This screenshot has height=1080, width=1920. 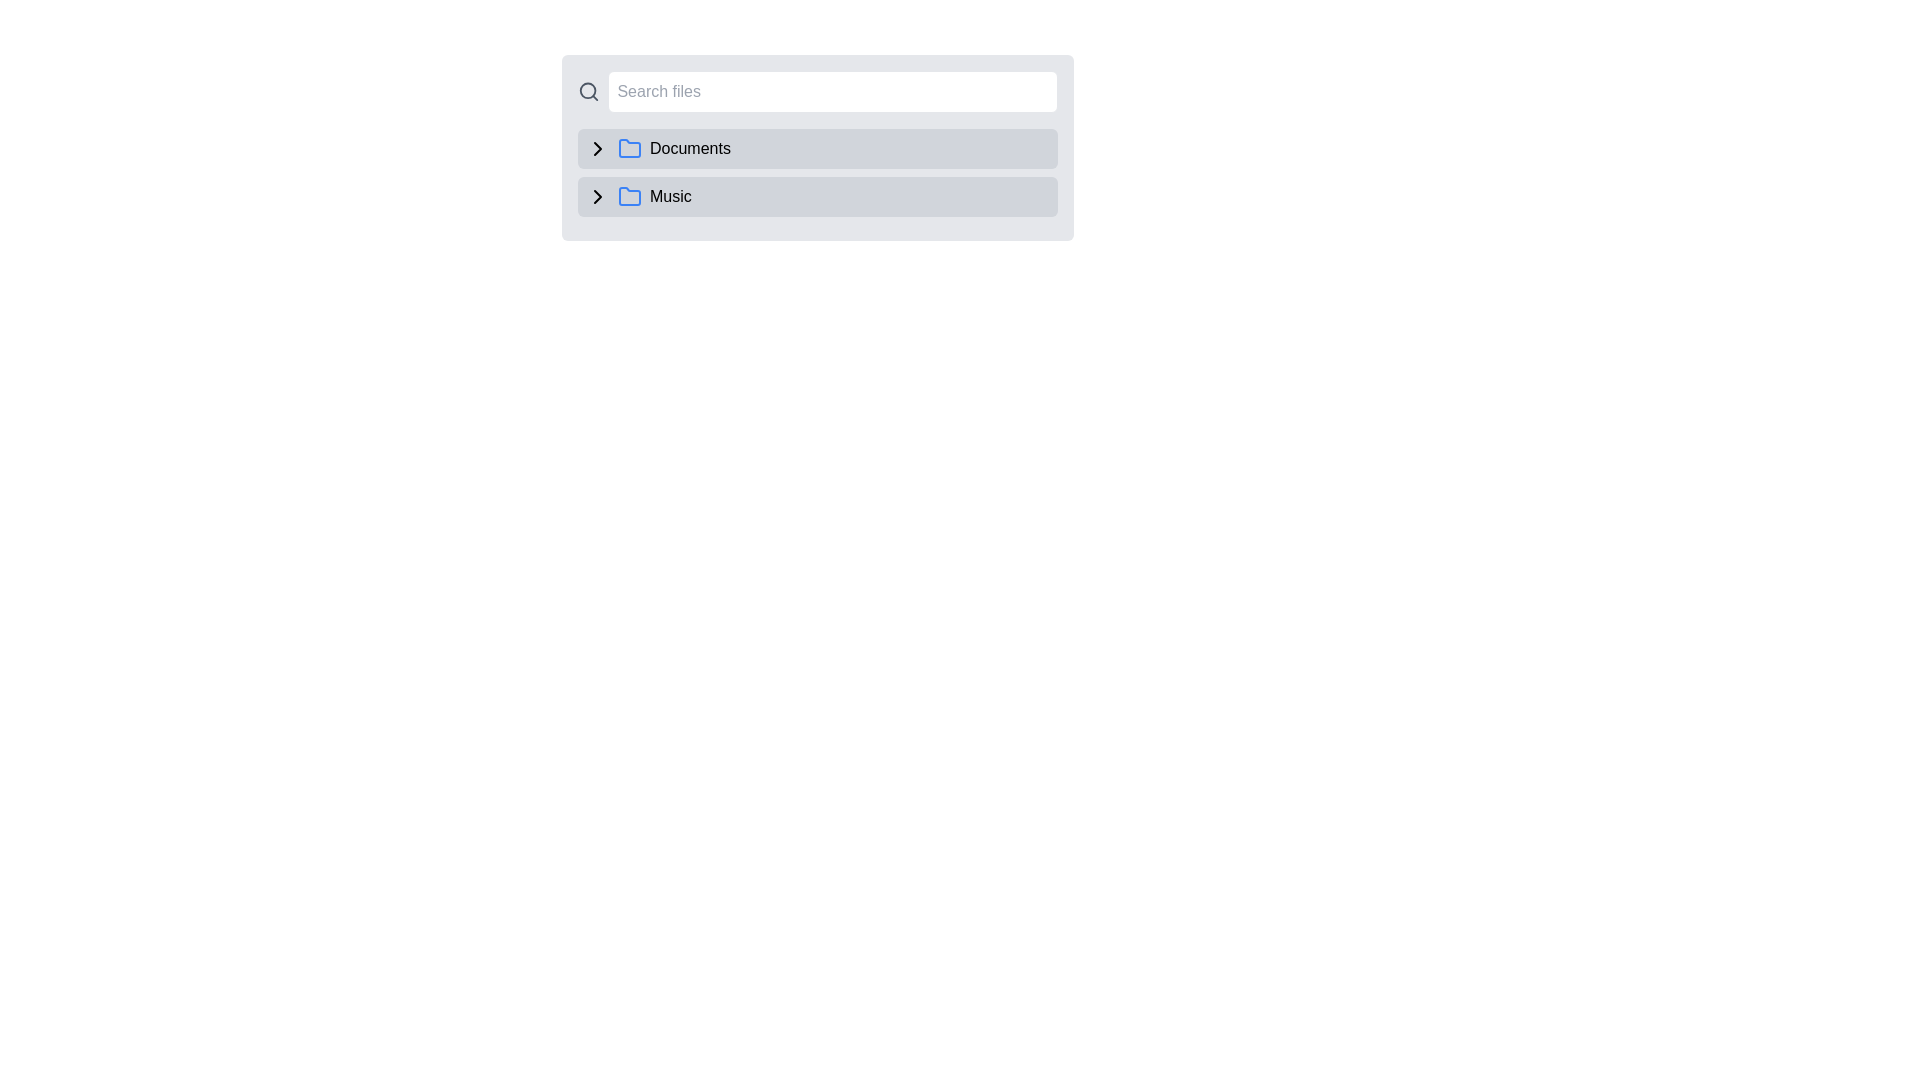 What do you see at coordinates (597, 148) in the screenshot?
I see `the right-pointing chevron toggle icon located on the left edge of the 'Documents' folder item` at bounding box center [597, 148].